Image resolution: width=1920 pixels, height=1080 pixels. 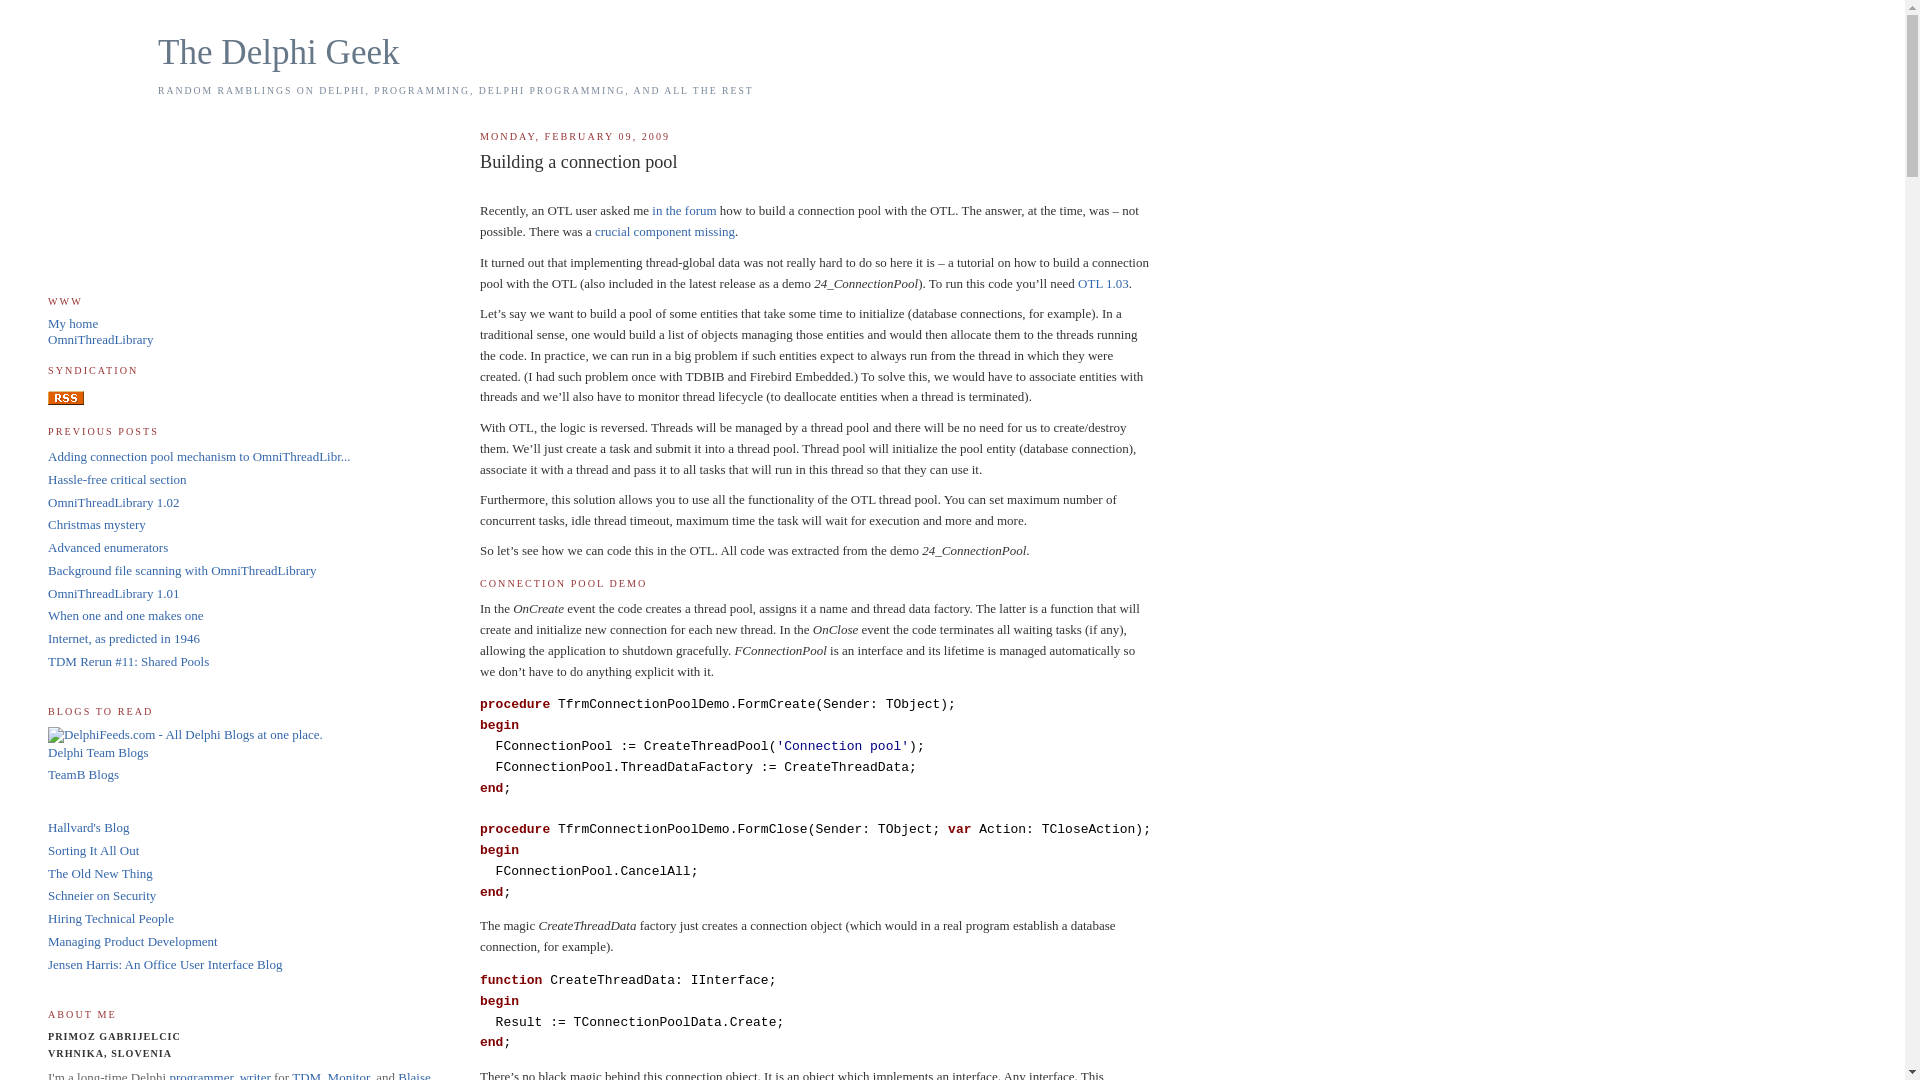 I want to click on 'Adding connection pool mechanism to OmniThreadLibr...', so click(x=199, y=456).